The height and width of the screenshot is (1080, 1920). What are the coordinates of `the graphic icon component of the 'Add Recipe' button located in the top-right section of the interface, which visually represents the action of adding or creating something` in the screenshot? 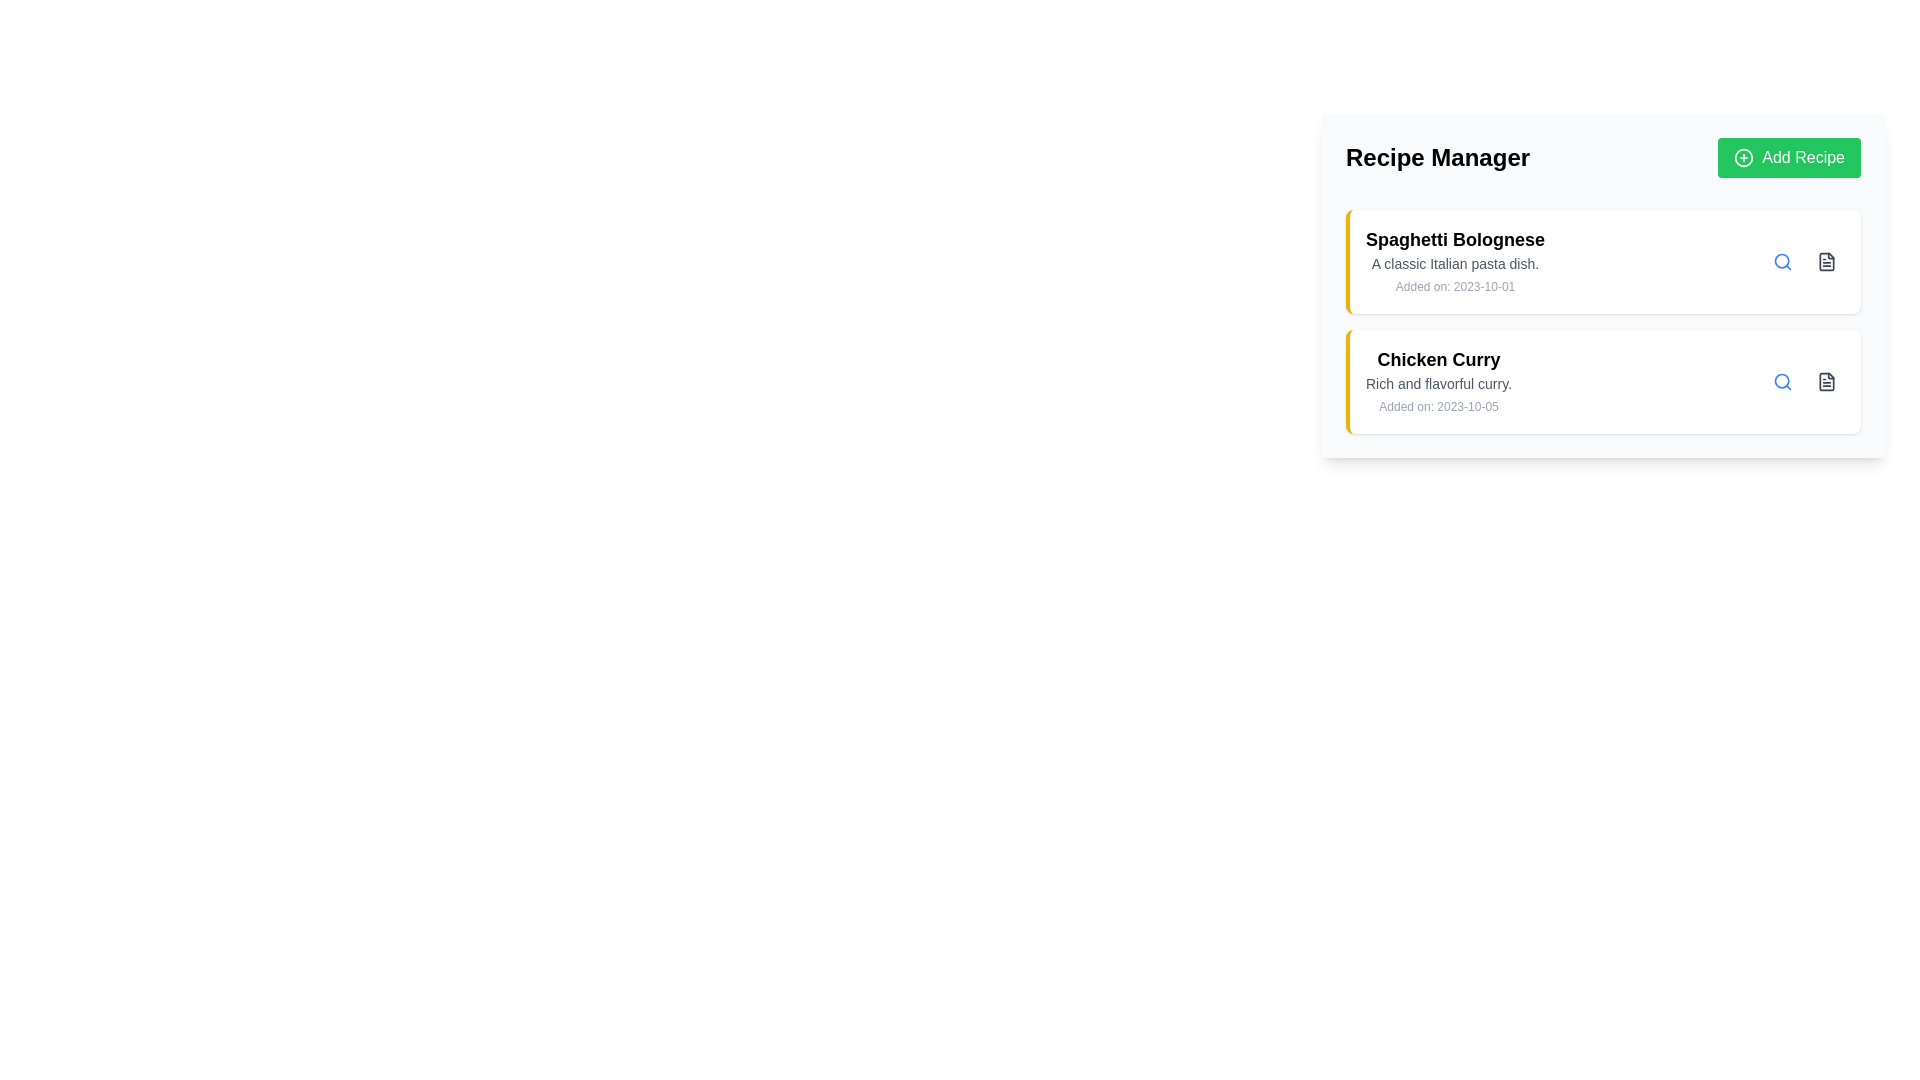 It's located at (1743, 157).